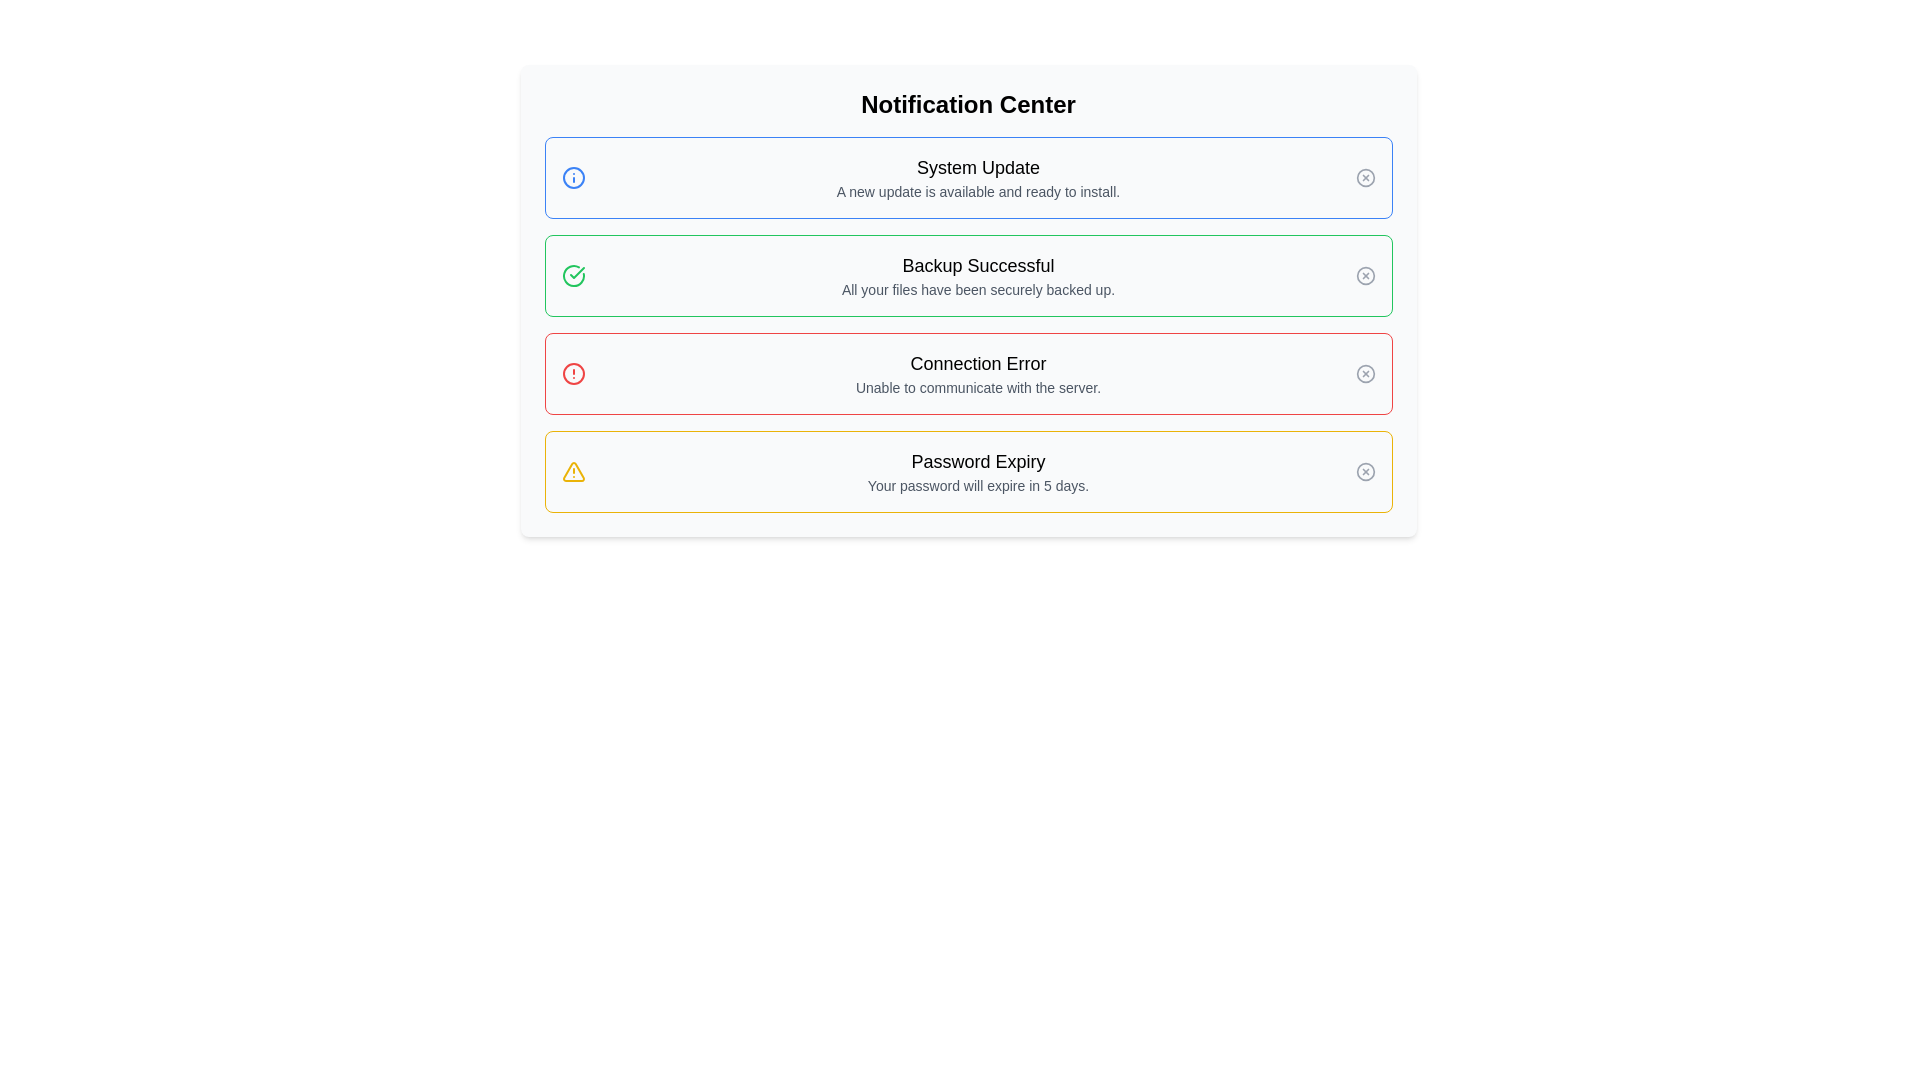 This screenshot has width=1920, height=1080. What do you see at coordinates (978, 374) in the screenshot?
I see `error message from the text block that states 'Connection Error' and 'Unable to communicate with the server.' located within the notification card` at bounding box center [978, 374].